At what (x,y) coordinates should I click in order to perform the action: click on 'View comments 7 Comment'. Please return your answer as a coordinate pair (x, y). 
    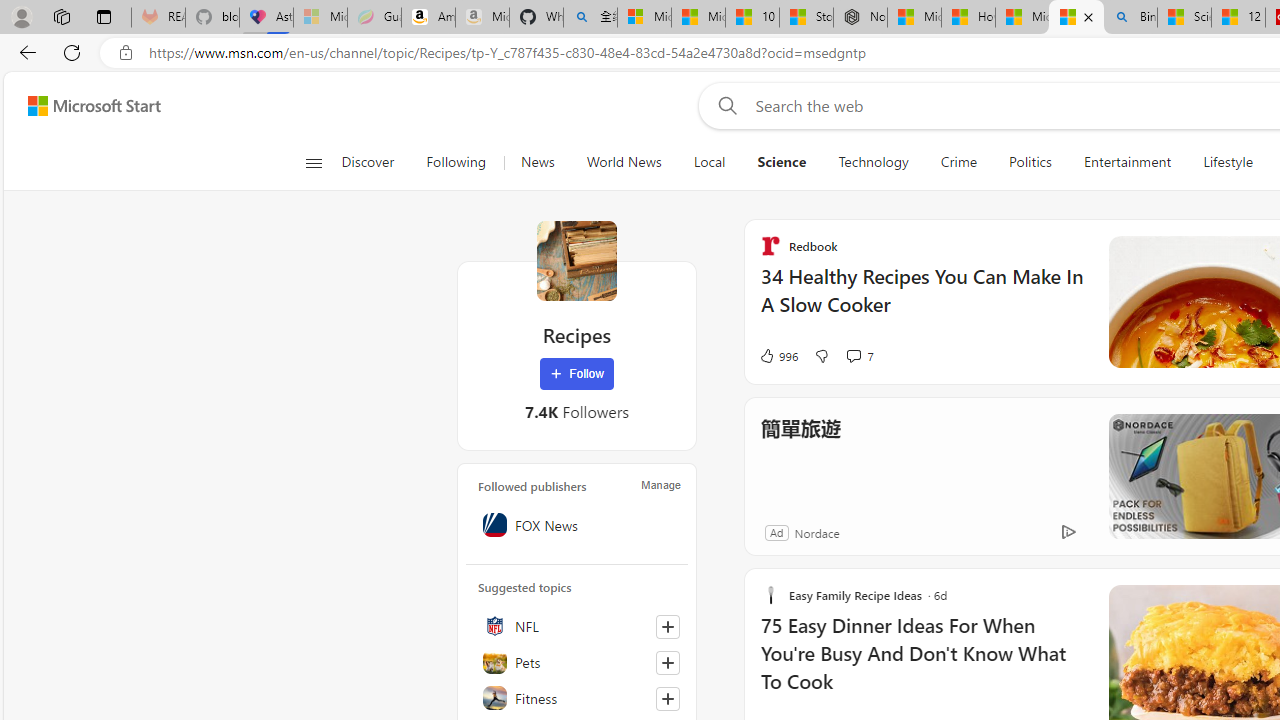
    Looking at the image, I should click on (859, 355).